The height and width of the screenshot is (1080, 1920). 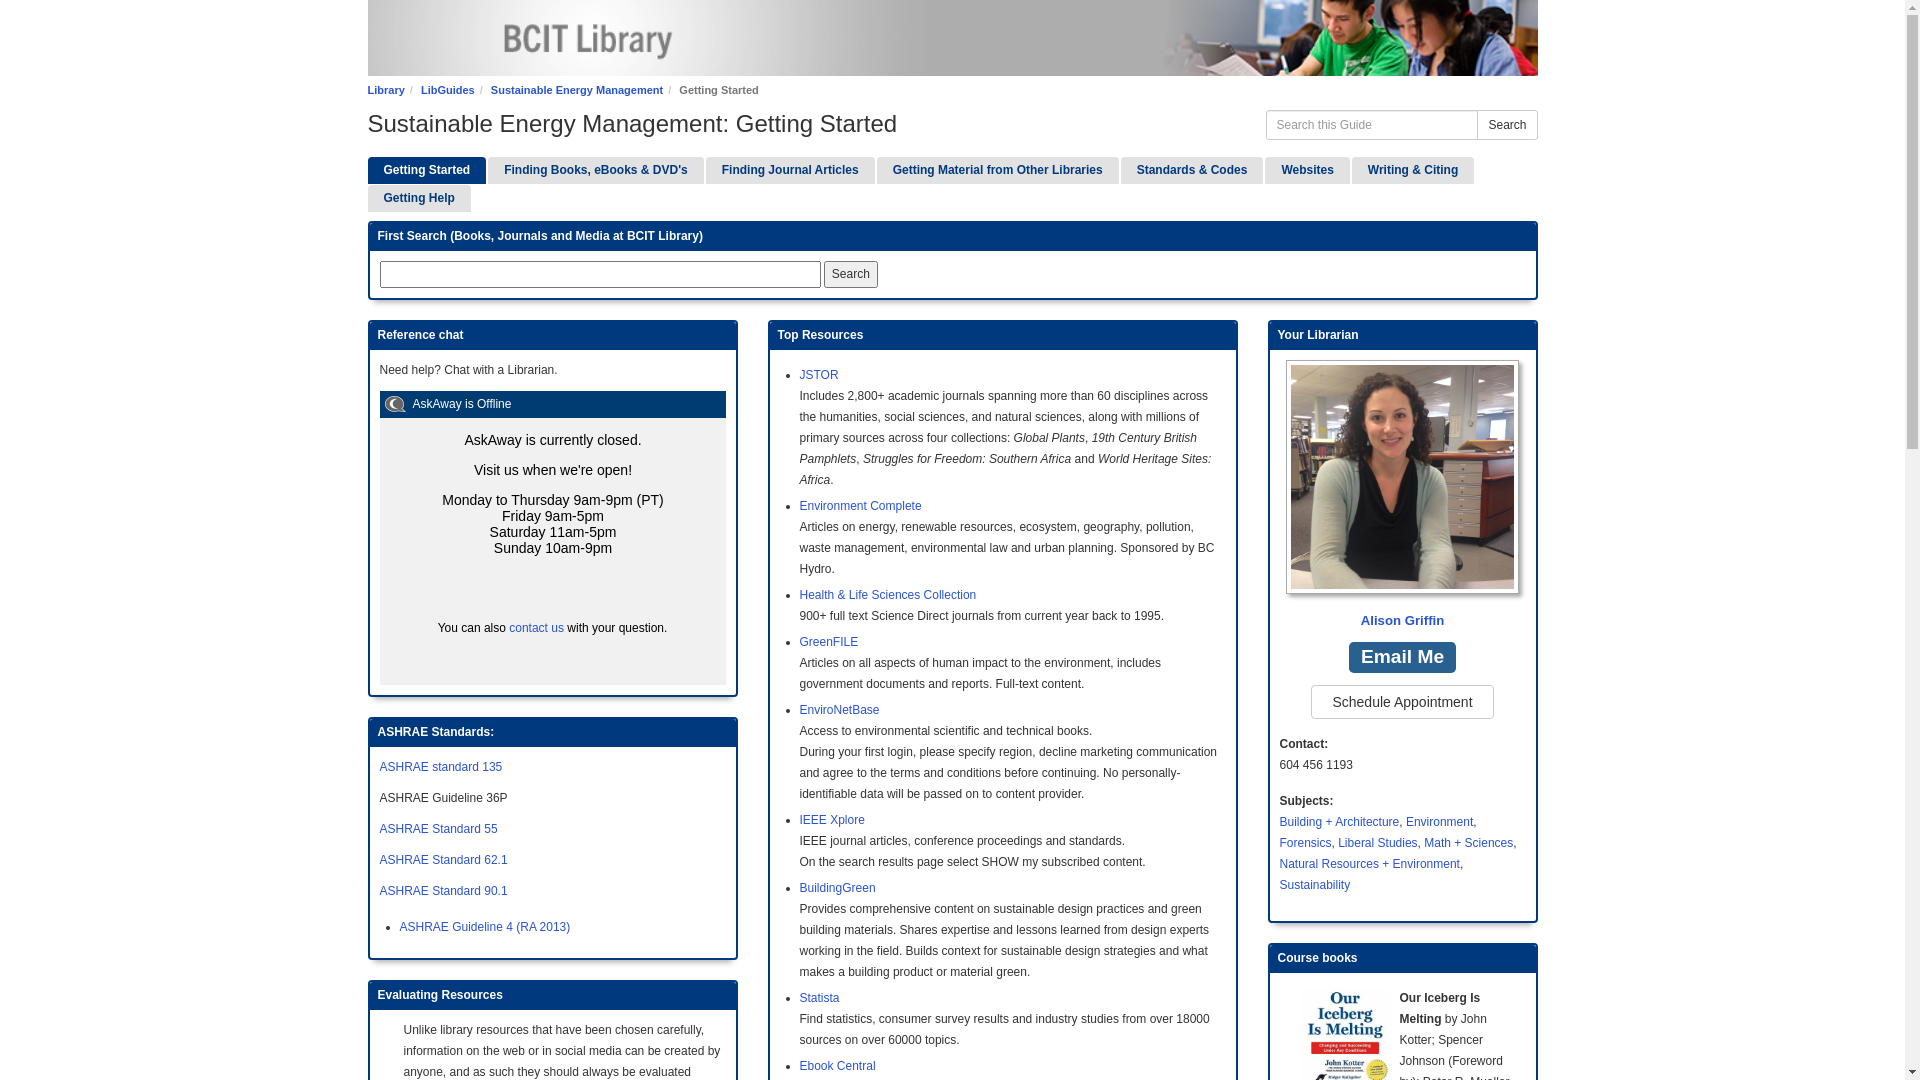 What do you see at coordinates (536, 627) in the screenshot?
I see `'contact us'` at bounding box center [536, 627].